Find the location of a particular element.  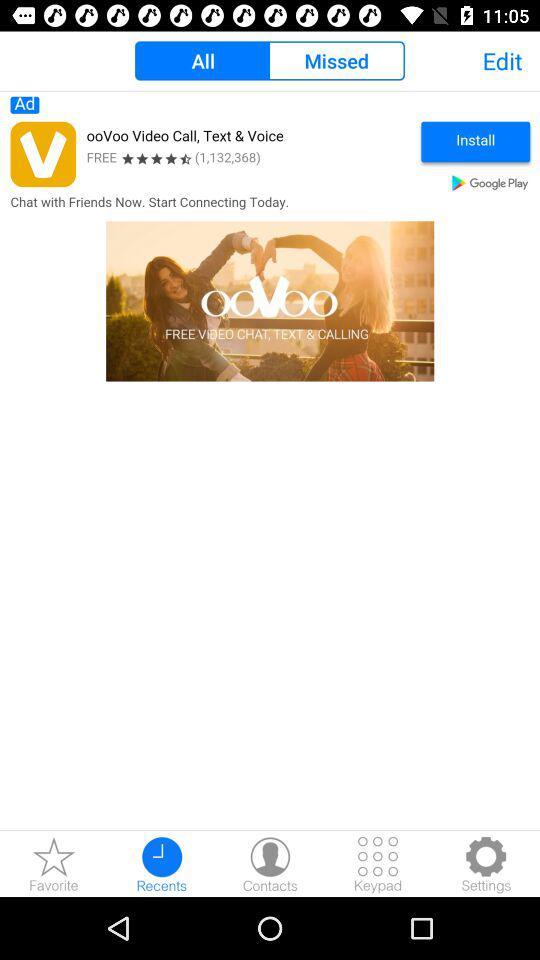

pull up keypad is located at coordinates (378, 863).